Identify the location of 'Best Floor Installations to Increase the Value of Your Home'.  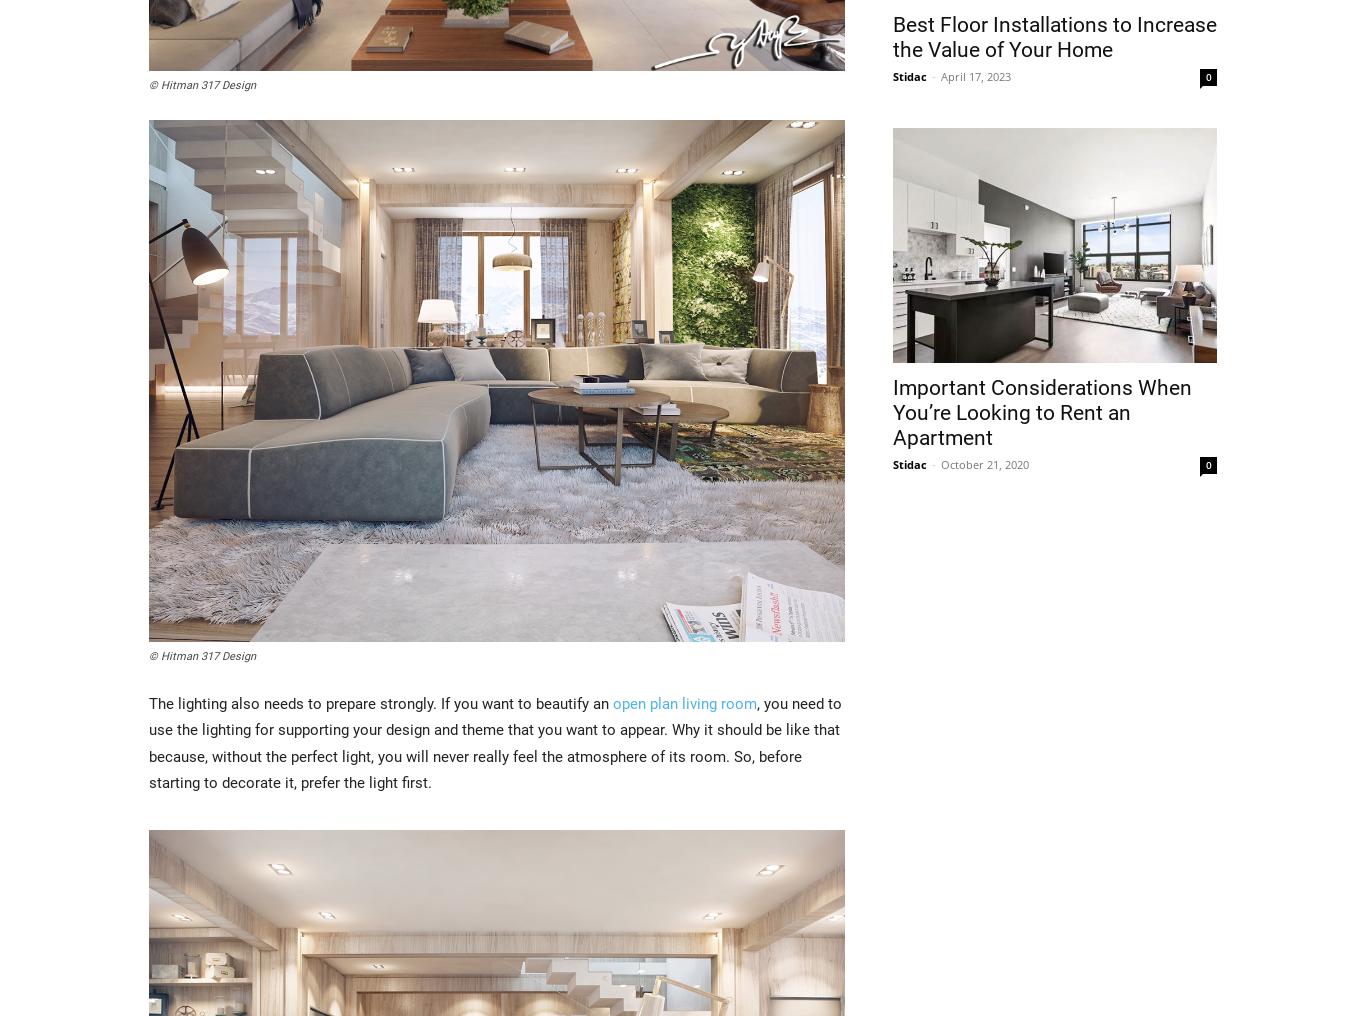
(1053, 35).